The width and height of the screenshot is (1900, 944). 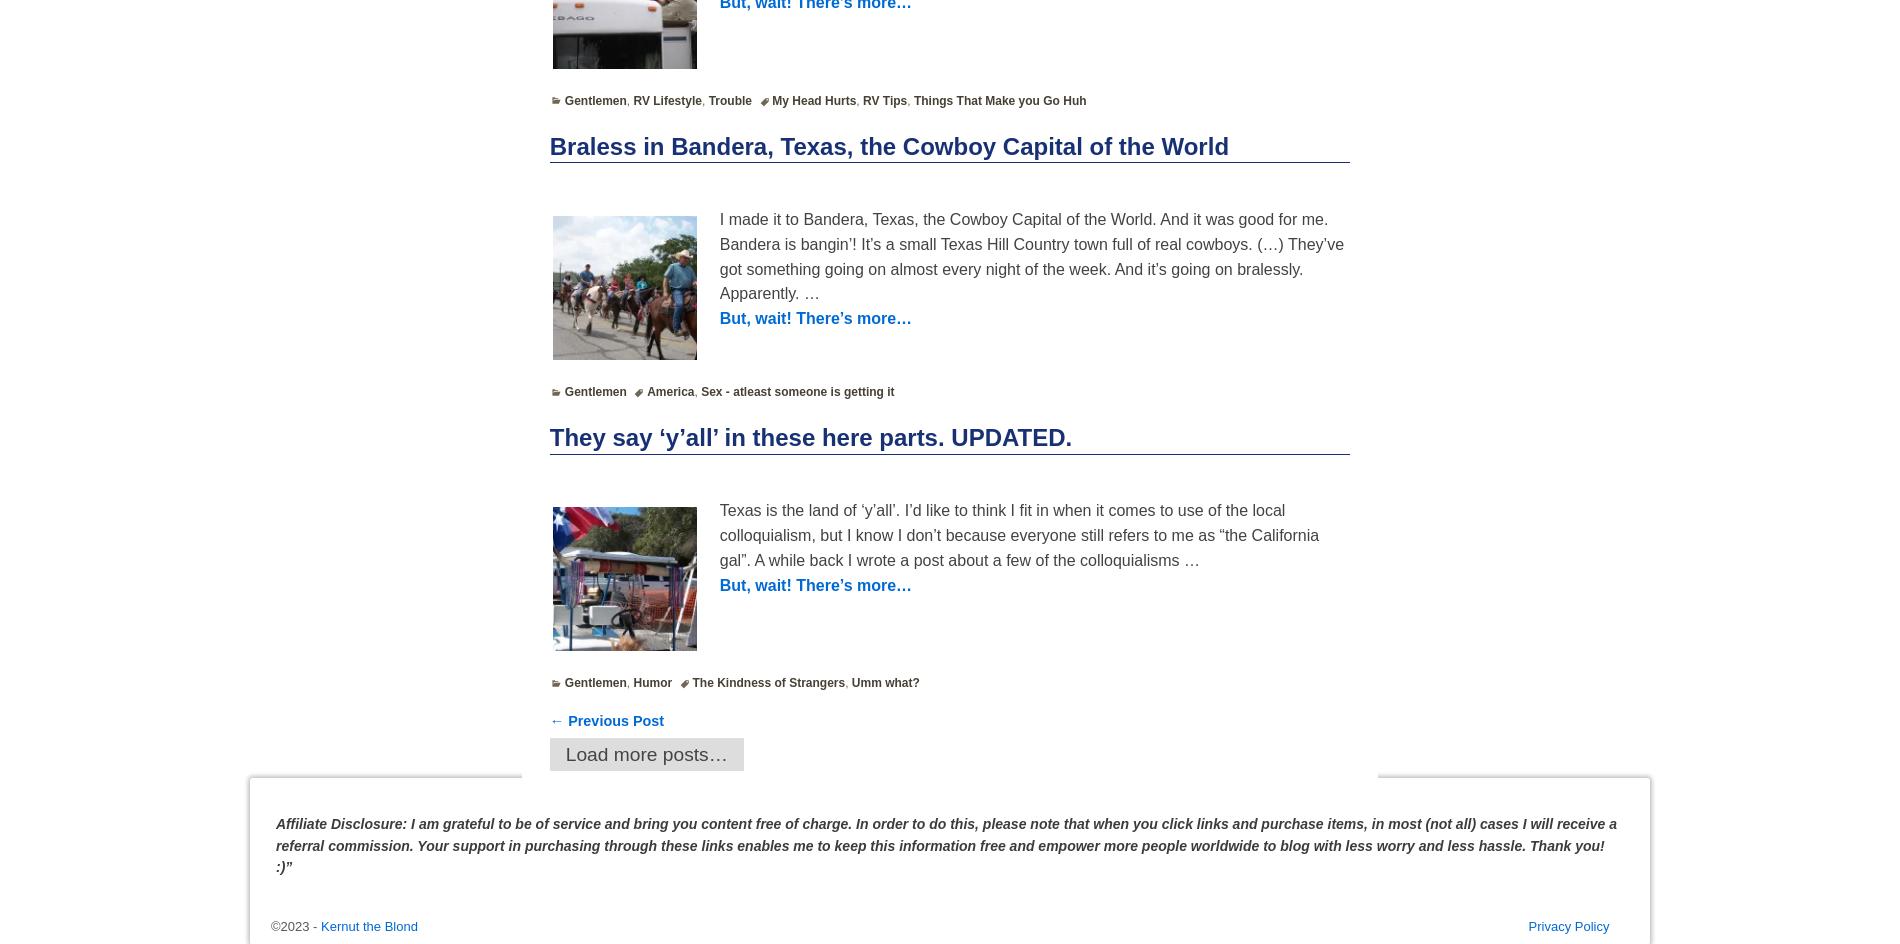 I want to click on 'My Head Hurts', so click(x=812, y=98).